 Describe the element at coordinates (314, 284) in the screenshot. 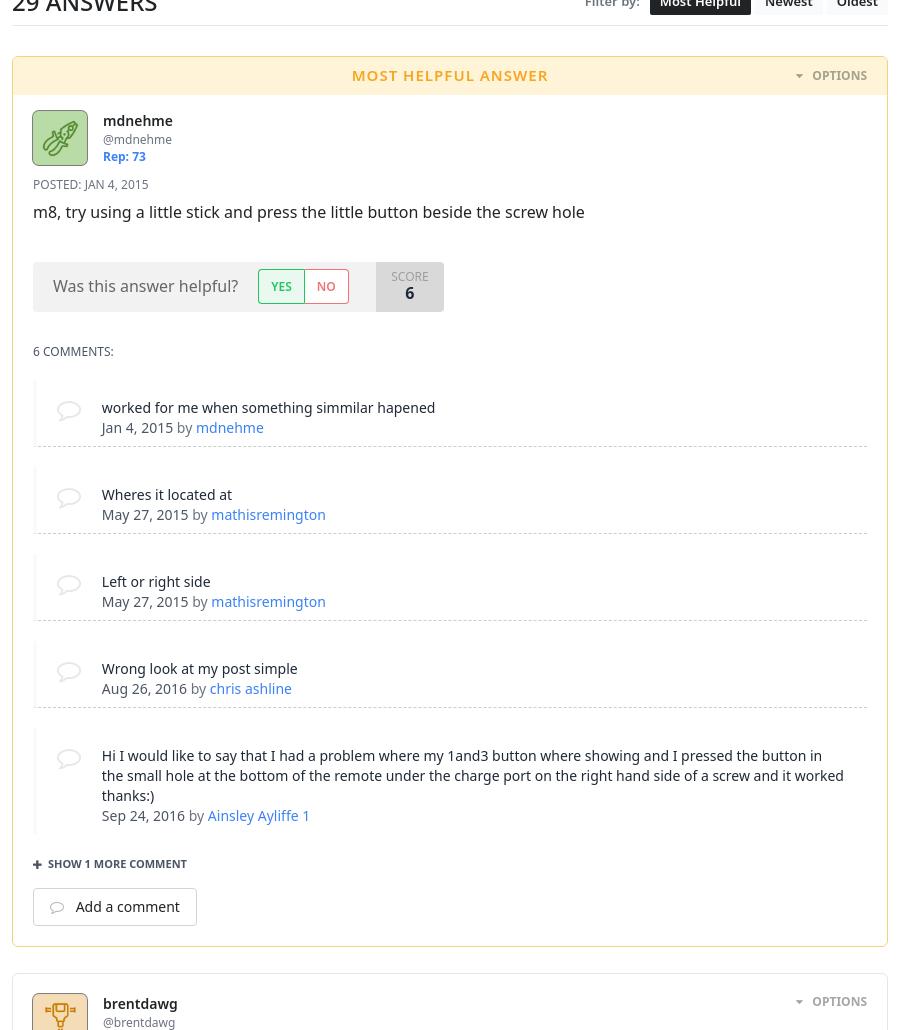

I see `'No'` at that location.